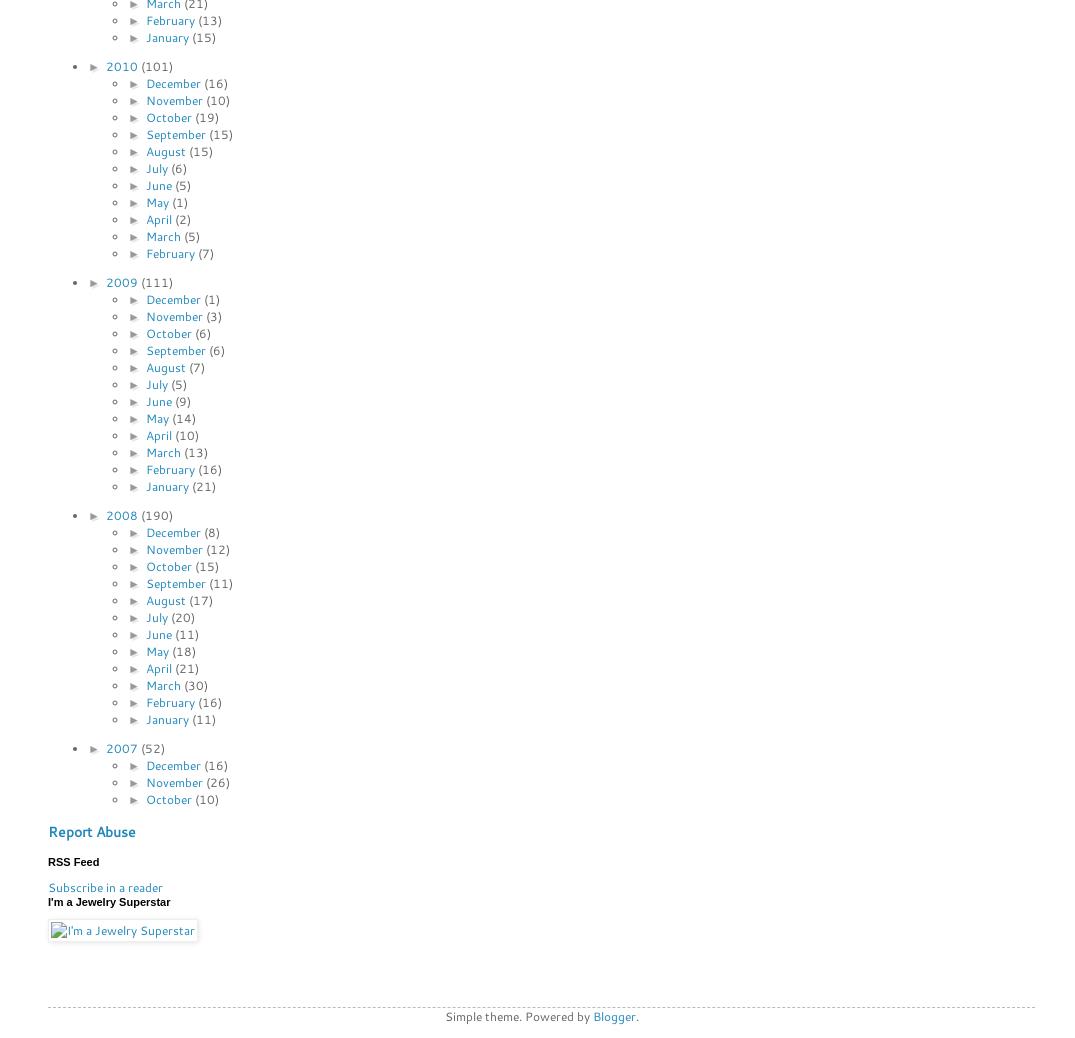 Image resolution: width=1075 pixels, height=1038 pixels. I want to click on '2008', so click(104, 514).